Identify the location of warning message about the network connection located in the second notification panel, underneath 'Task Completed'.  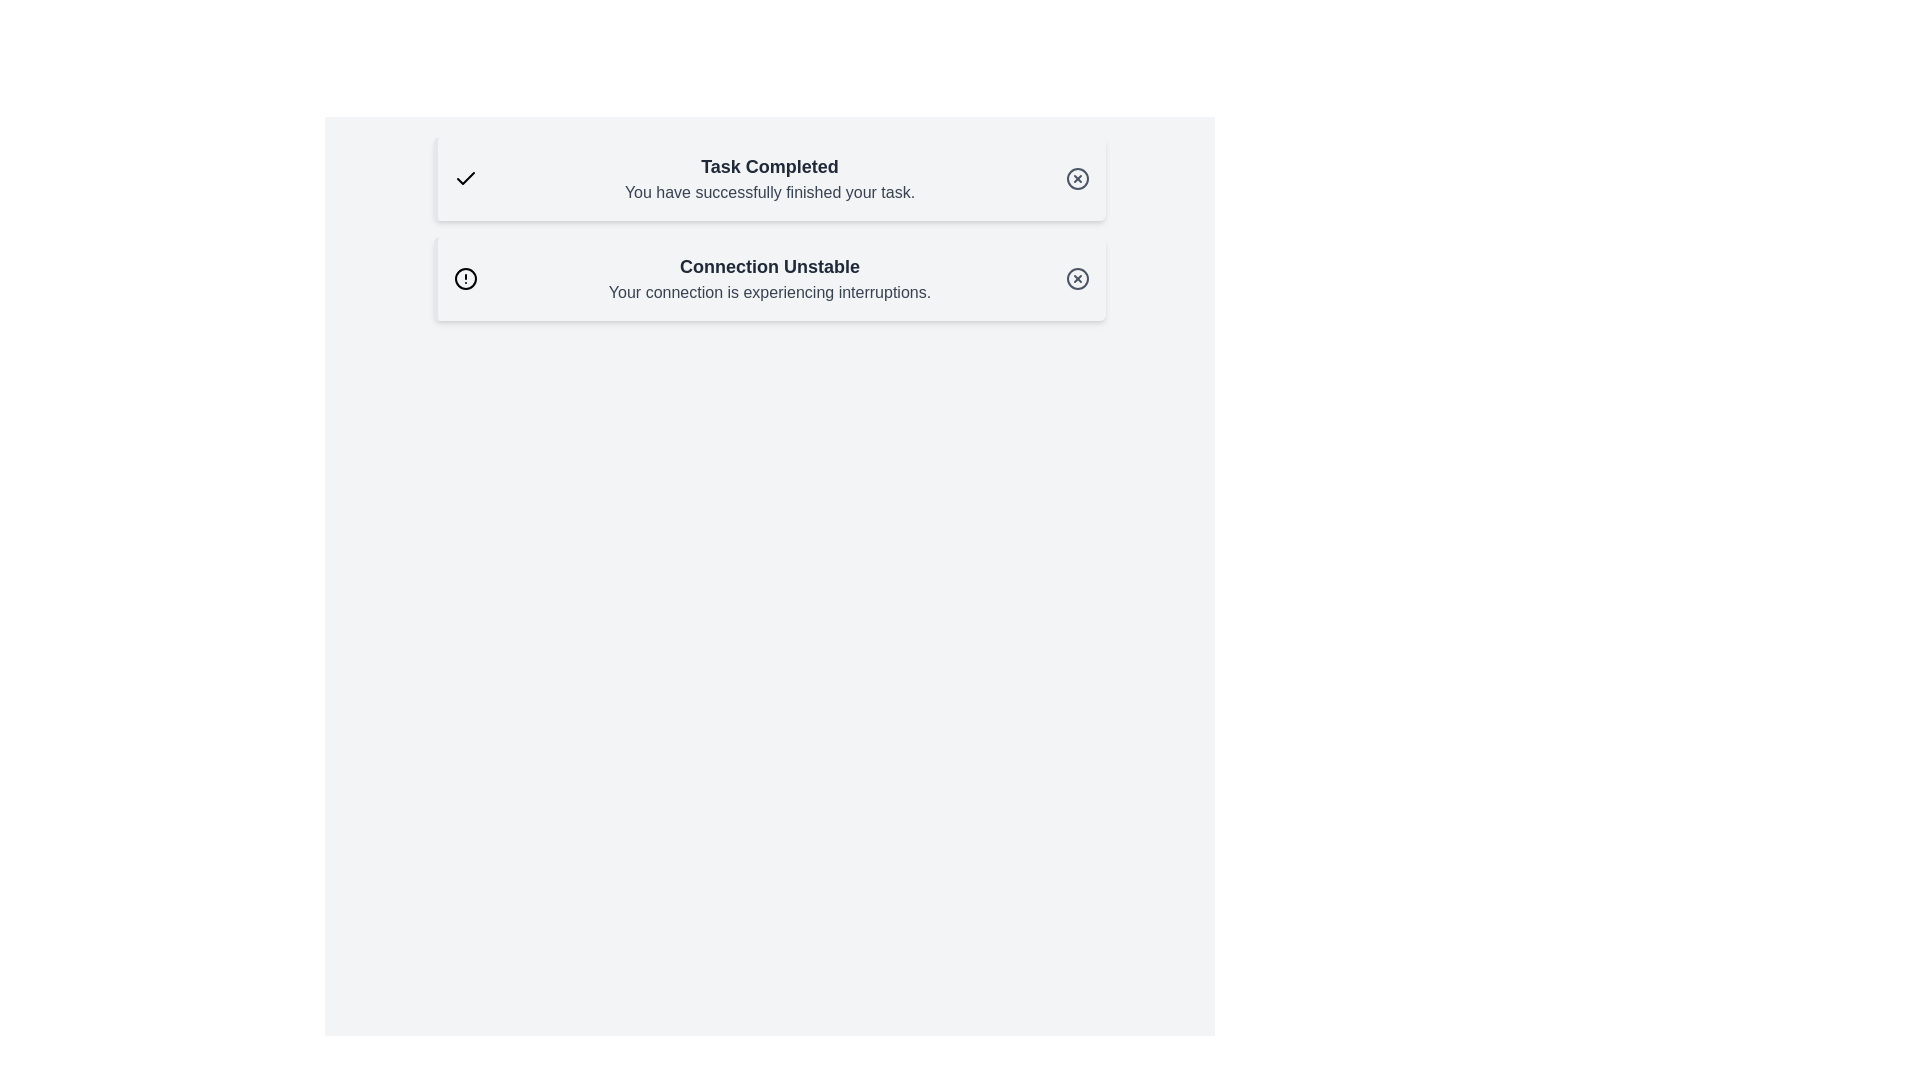
(768, 278).